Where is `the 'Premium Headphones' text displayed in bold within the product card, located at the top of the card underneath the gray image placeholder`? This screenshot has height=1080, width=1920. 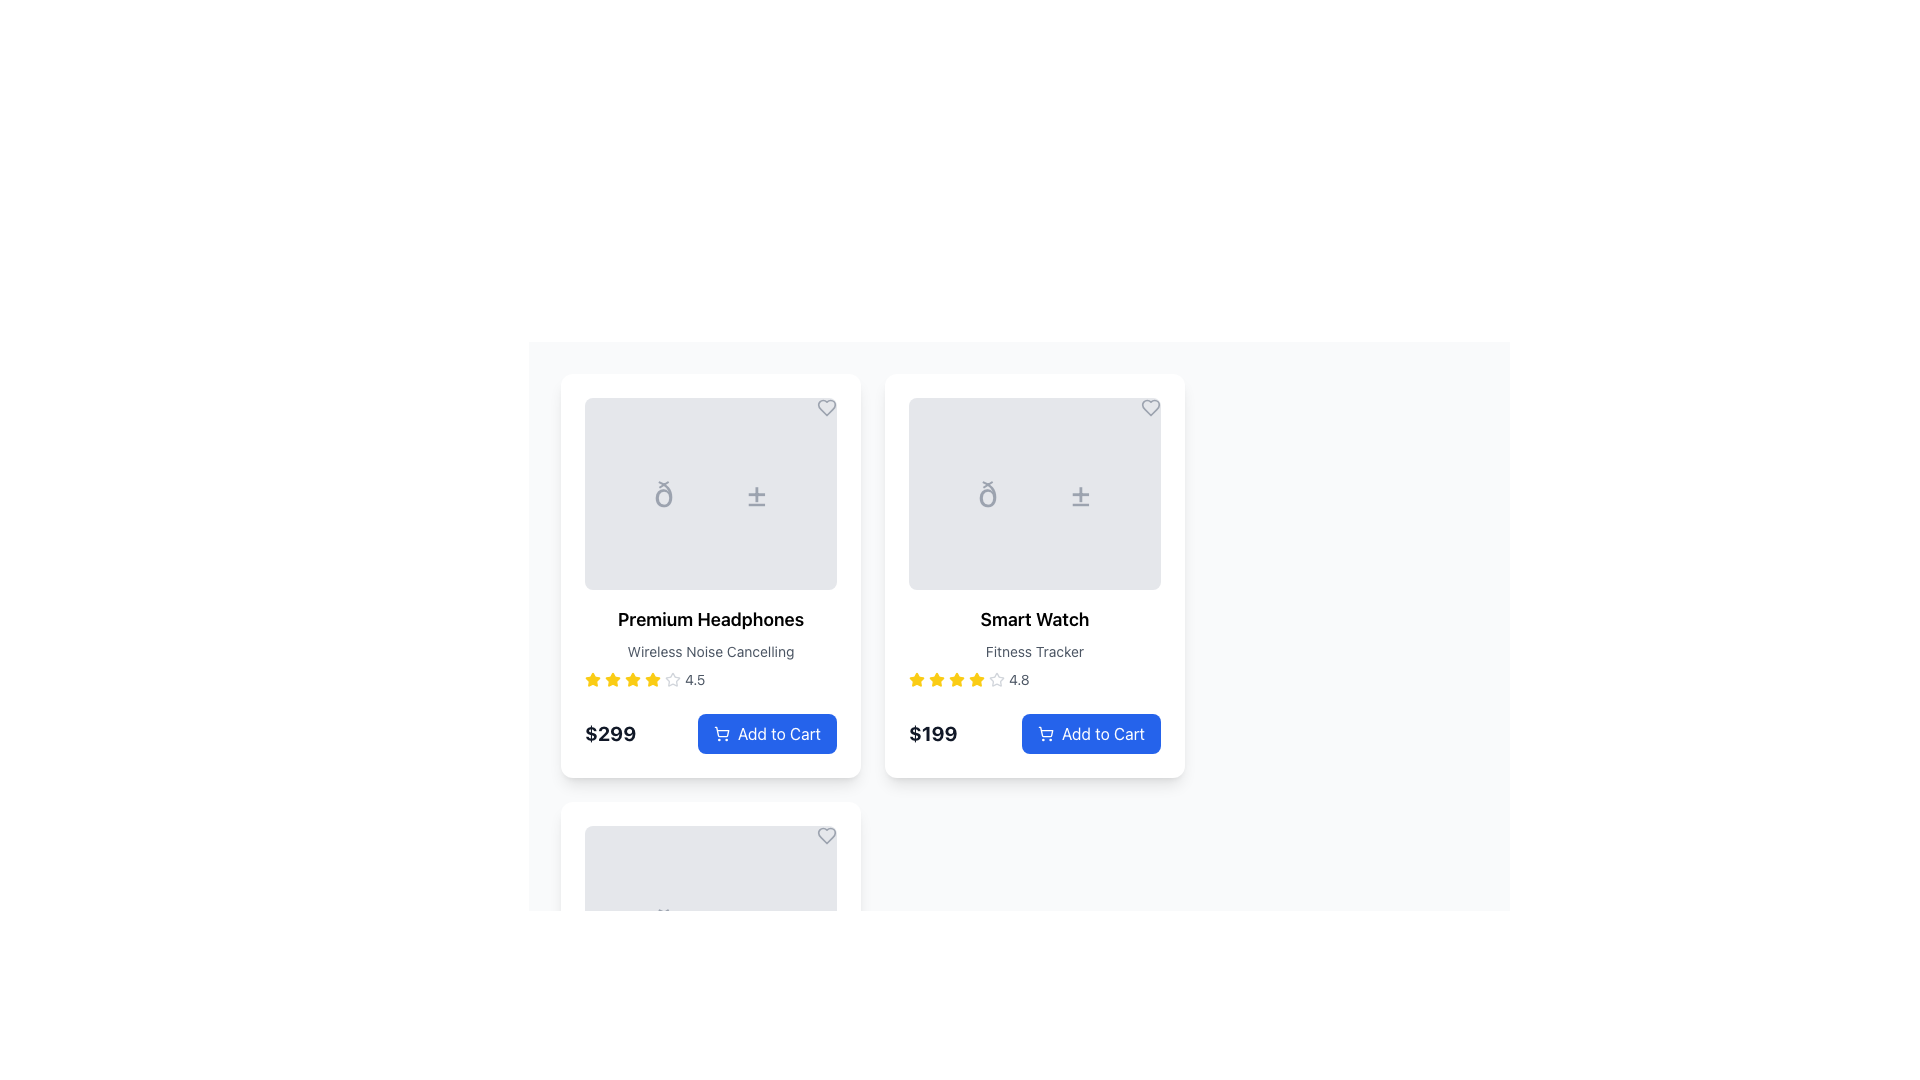 the 'Premium Headphones' text displayed in bold within the product card, located at the top of the card underneath the gray image placeholder is located at coordinates (710, 619).